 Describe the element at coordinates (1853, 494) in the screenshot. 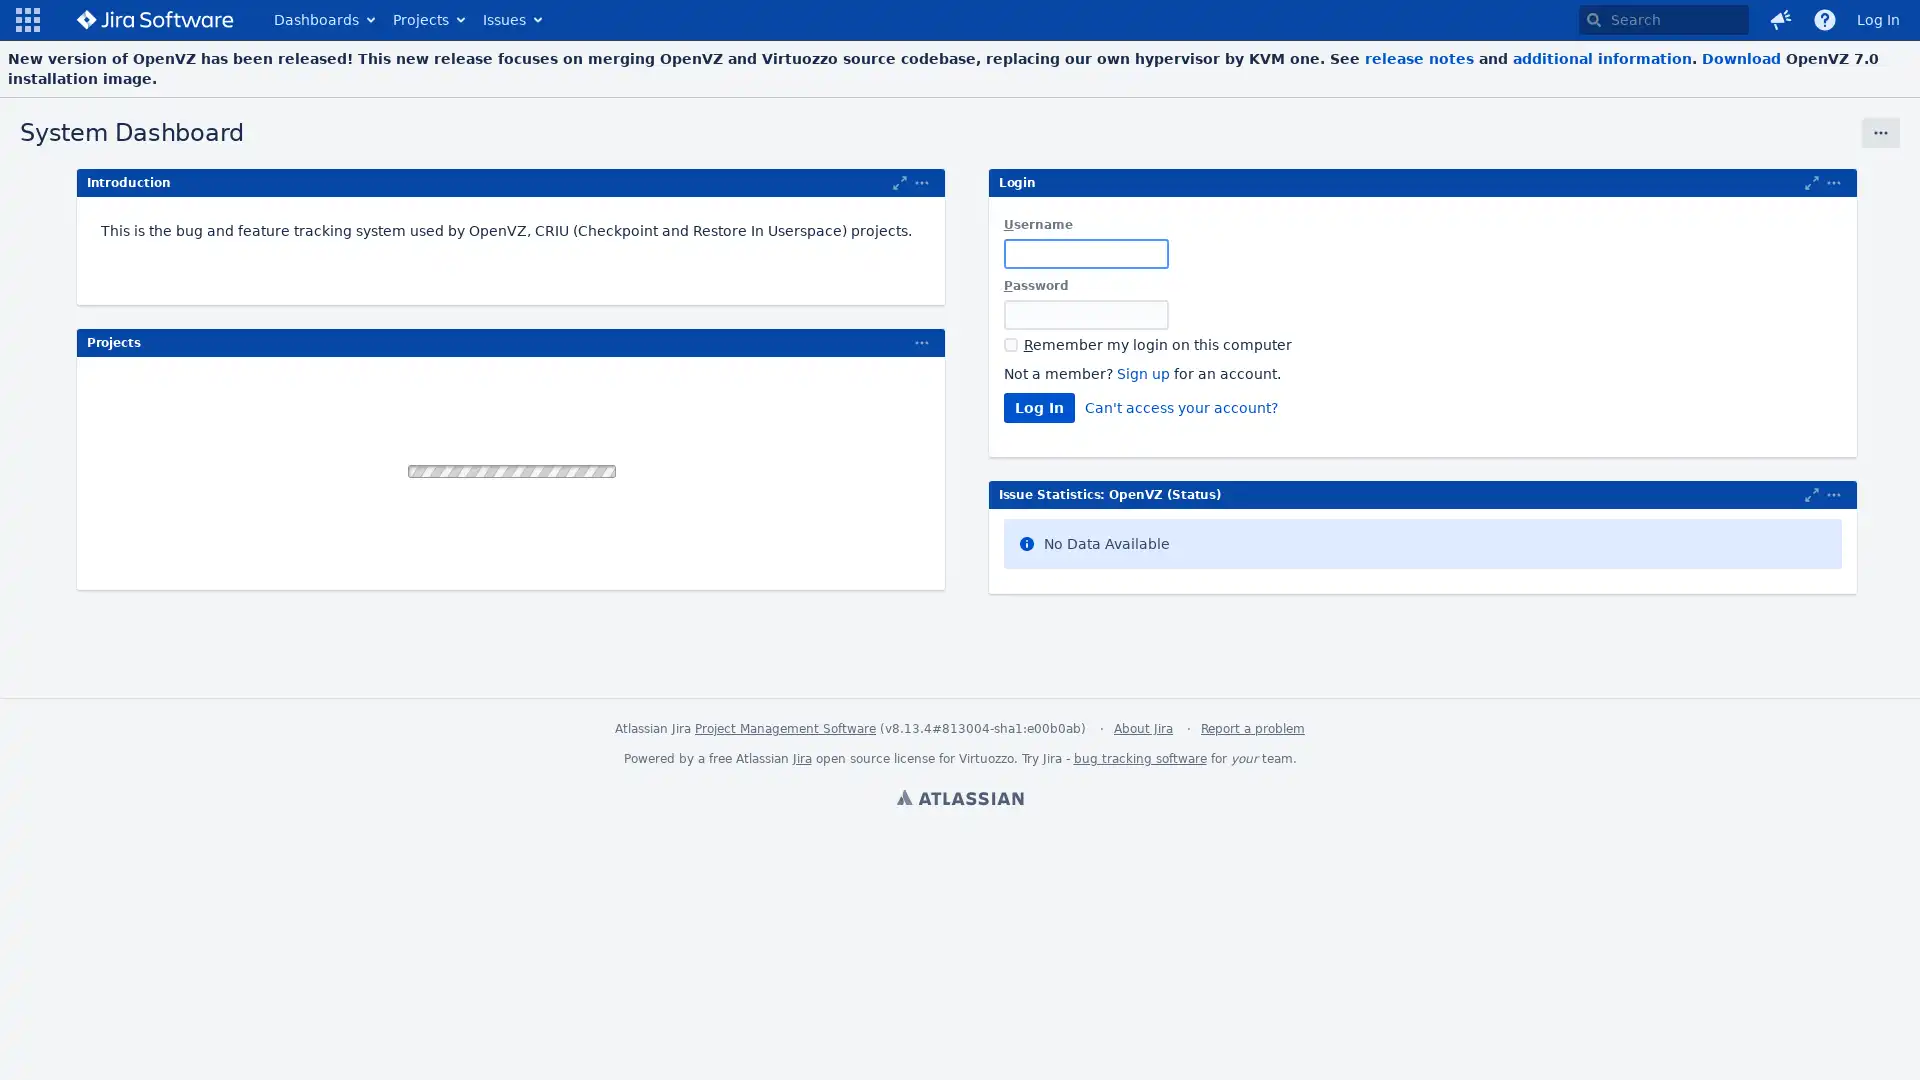

I see `Expand` at that location.